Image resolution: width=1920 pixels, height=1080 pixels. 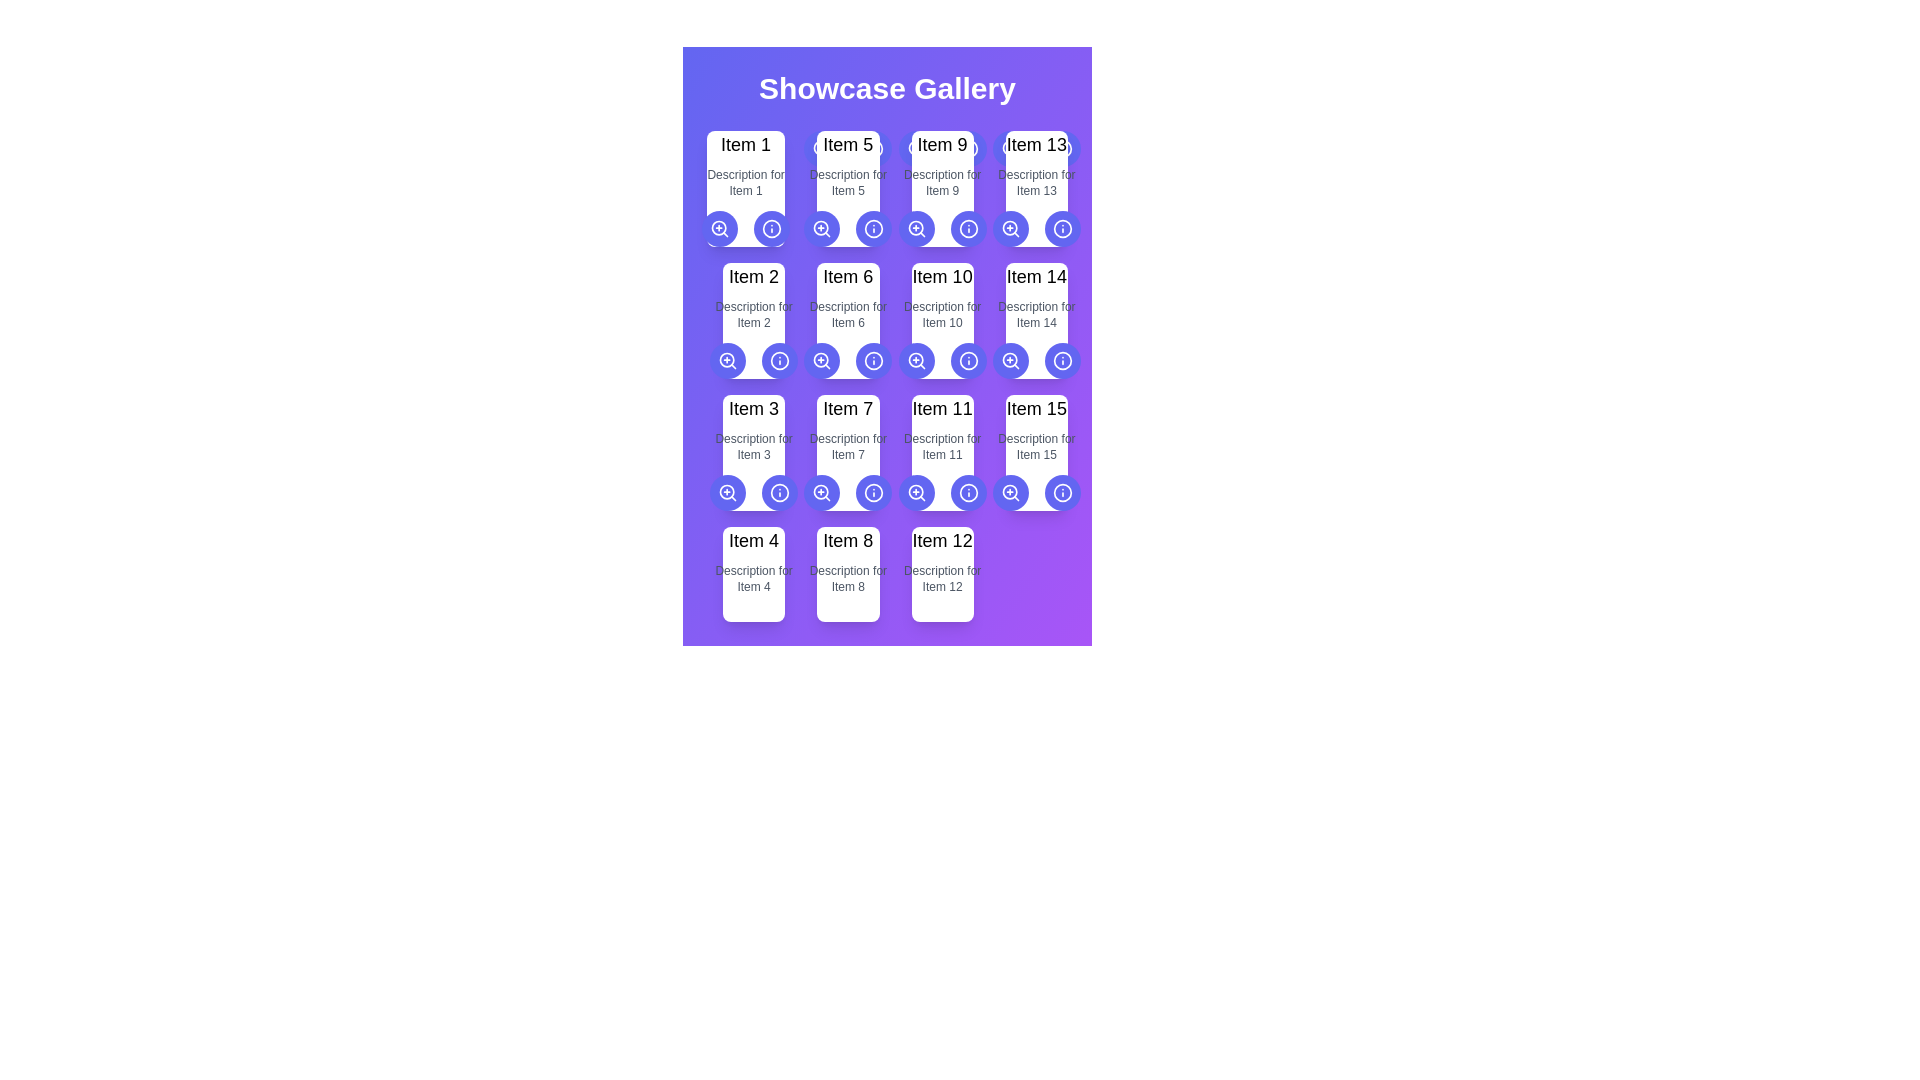 I want to click on the static text display element titled 'Item 3' with the description 'Description for Item 3', which is located in the third row, first column of a 4x4 grid layout, so click(x=753, y=452).